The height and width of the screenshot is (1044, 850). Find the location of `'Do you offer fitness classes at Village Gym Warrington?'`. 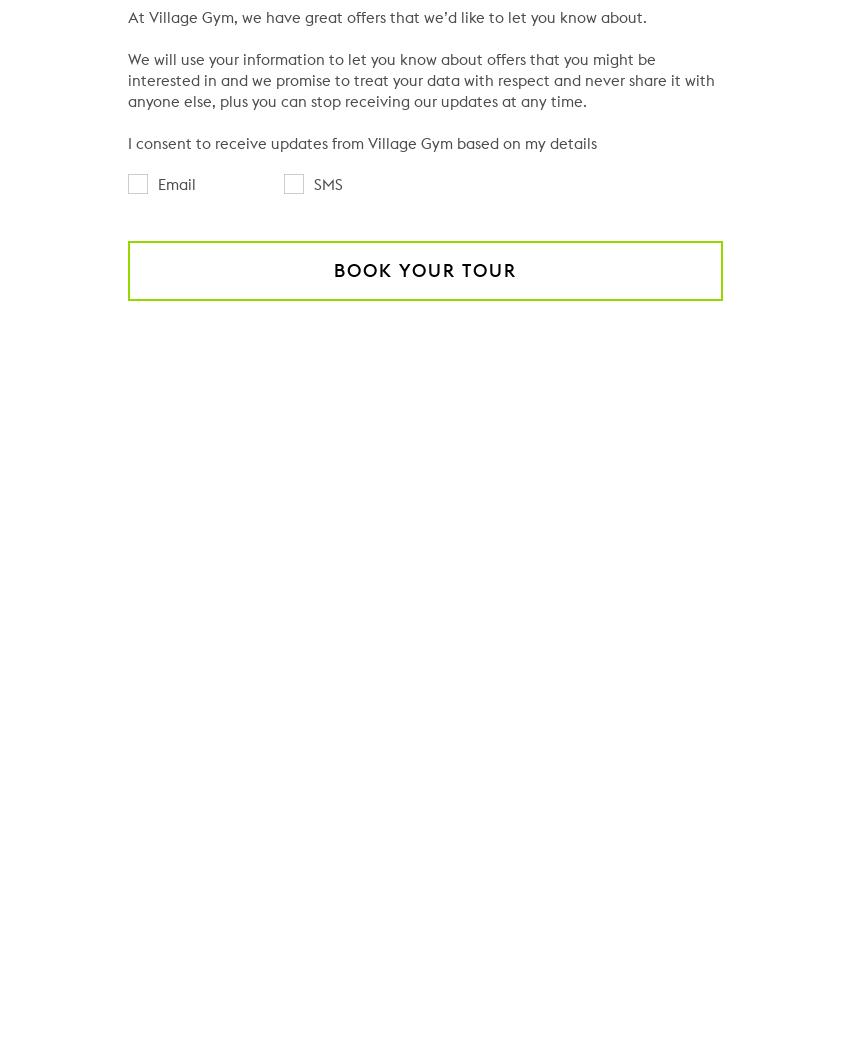

'Do you offer fitness classes at Village Gym Warrington?' is located at coordinates (376, 856).